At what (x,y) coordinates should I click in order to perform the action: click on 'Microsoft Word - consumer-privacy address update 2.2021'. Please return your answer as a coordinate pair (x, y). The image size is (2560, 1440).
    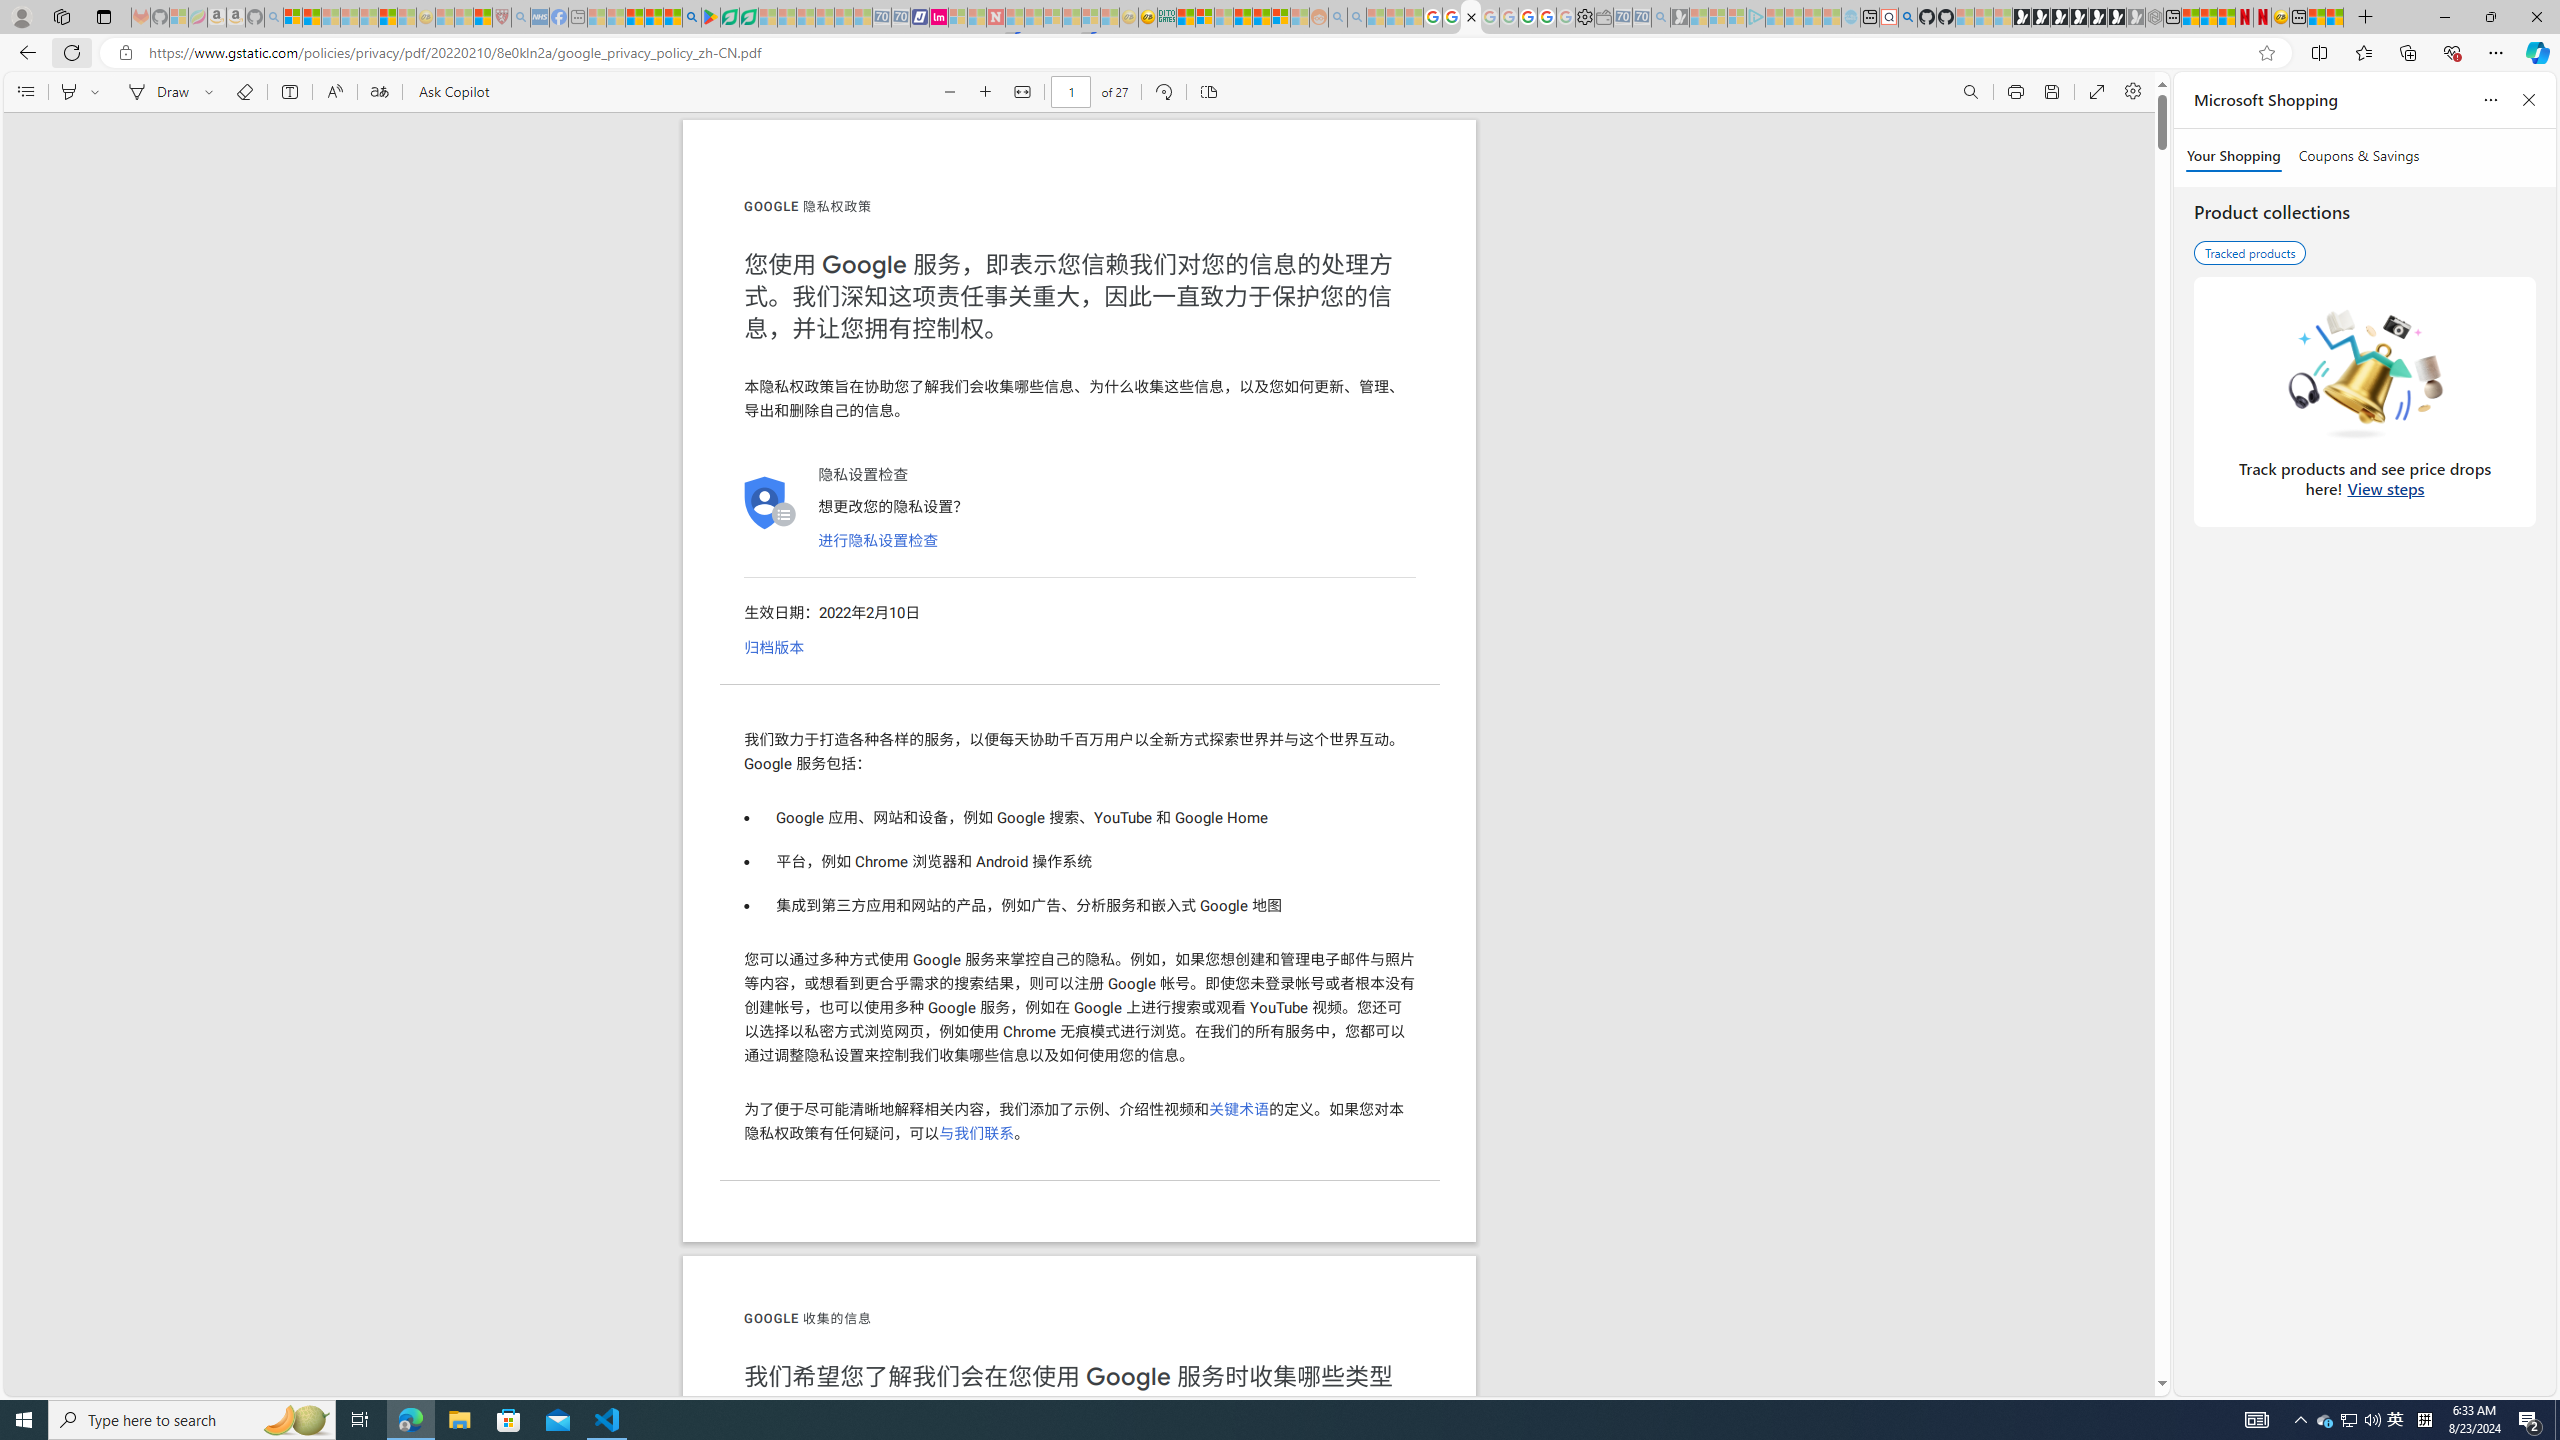
    Looking at the image, I should click on (750, 16).